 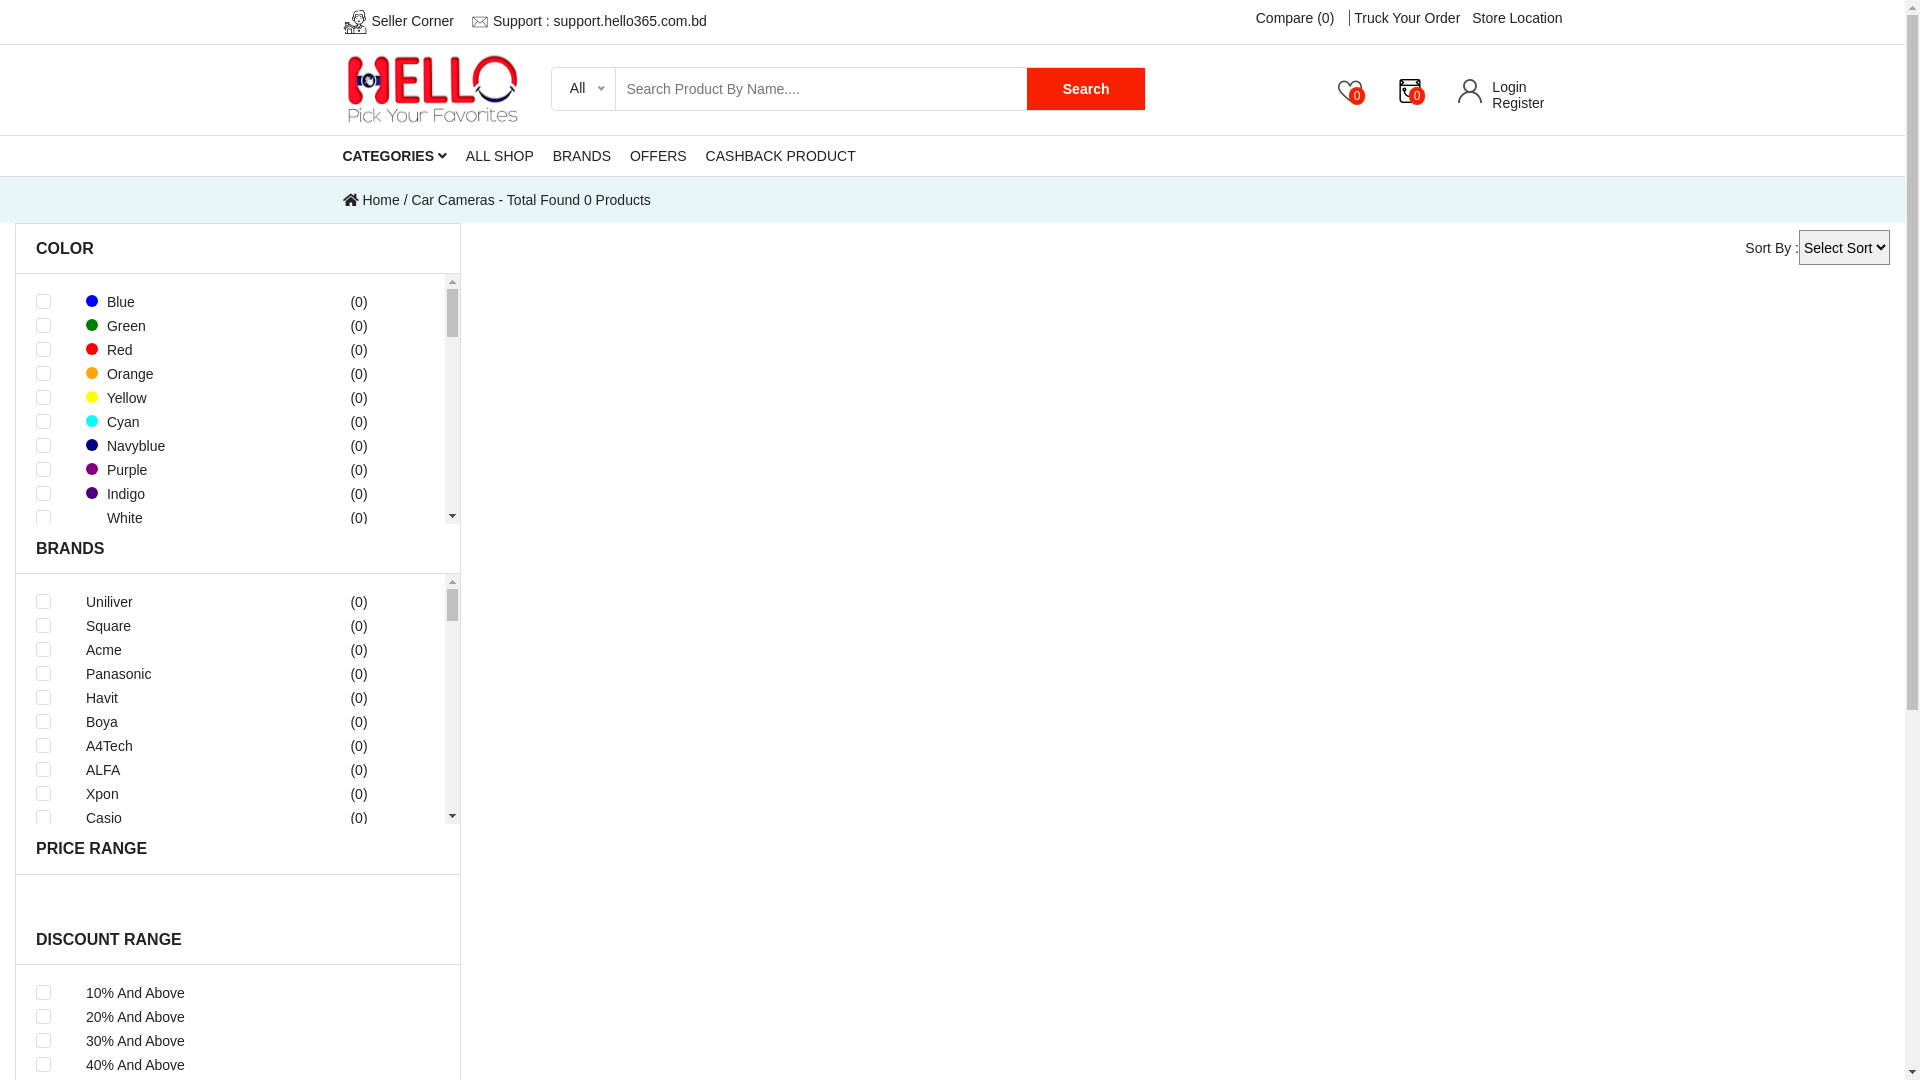 What do you see at coordinates (1338, 88) in the screenshot?
I see `'0'` at bounding box center [1338, 88].